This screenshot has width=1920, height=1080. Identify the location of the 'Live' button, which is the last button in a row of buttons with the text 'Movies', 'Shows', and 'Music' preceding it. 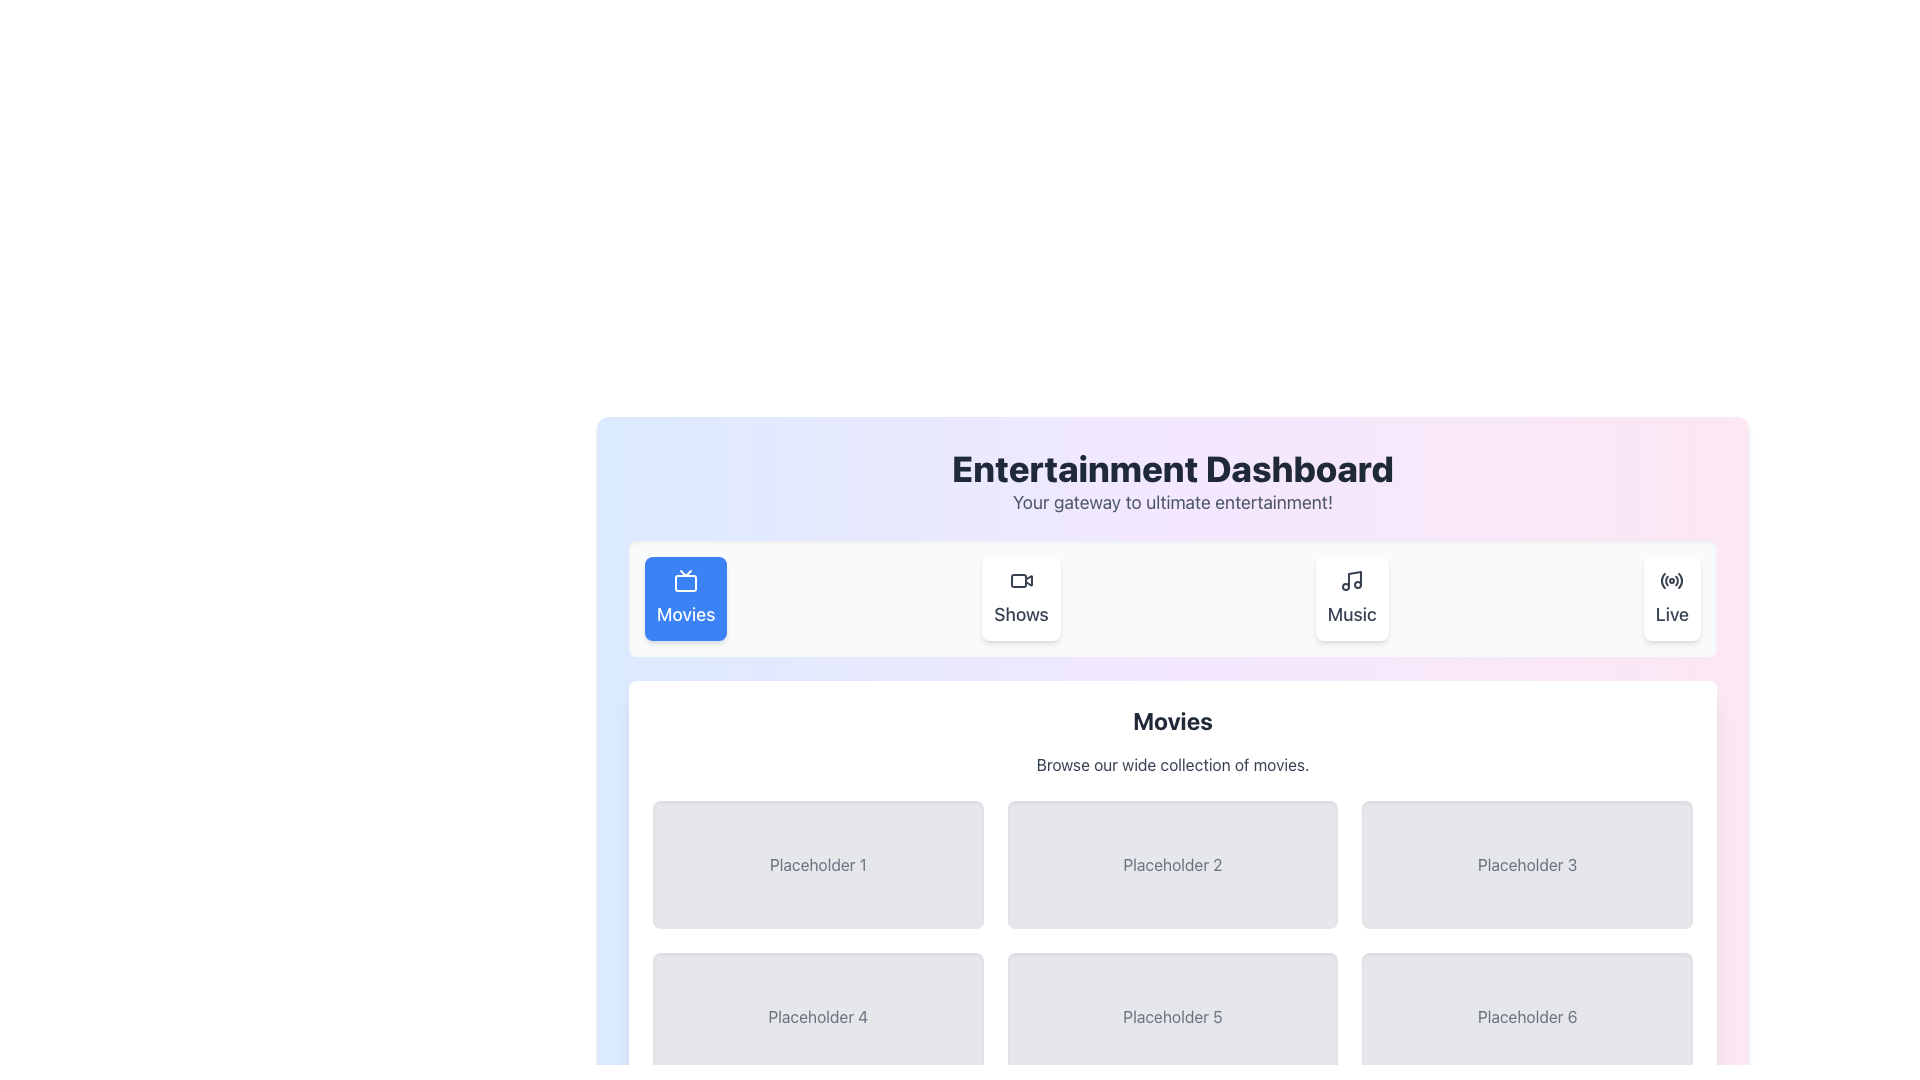
(1672, 597).